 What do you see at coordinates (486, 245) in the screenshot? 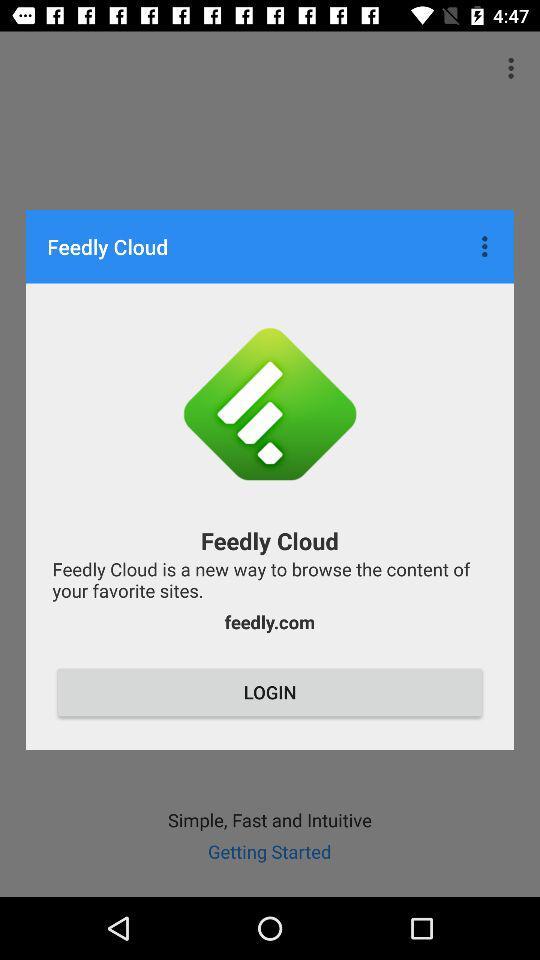
I see `the item above feedly cloud is icon` at bounding box center [486, 245].